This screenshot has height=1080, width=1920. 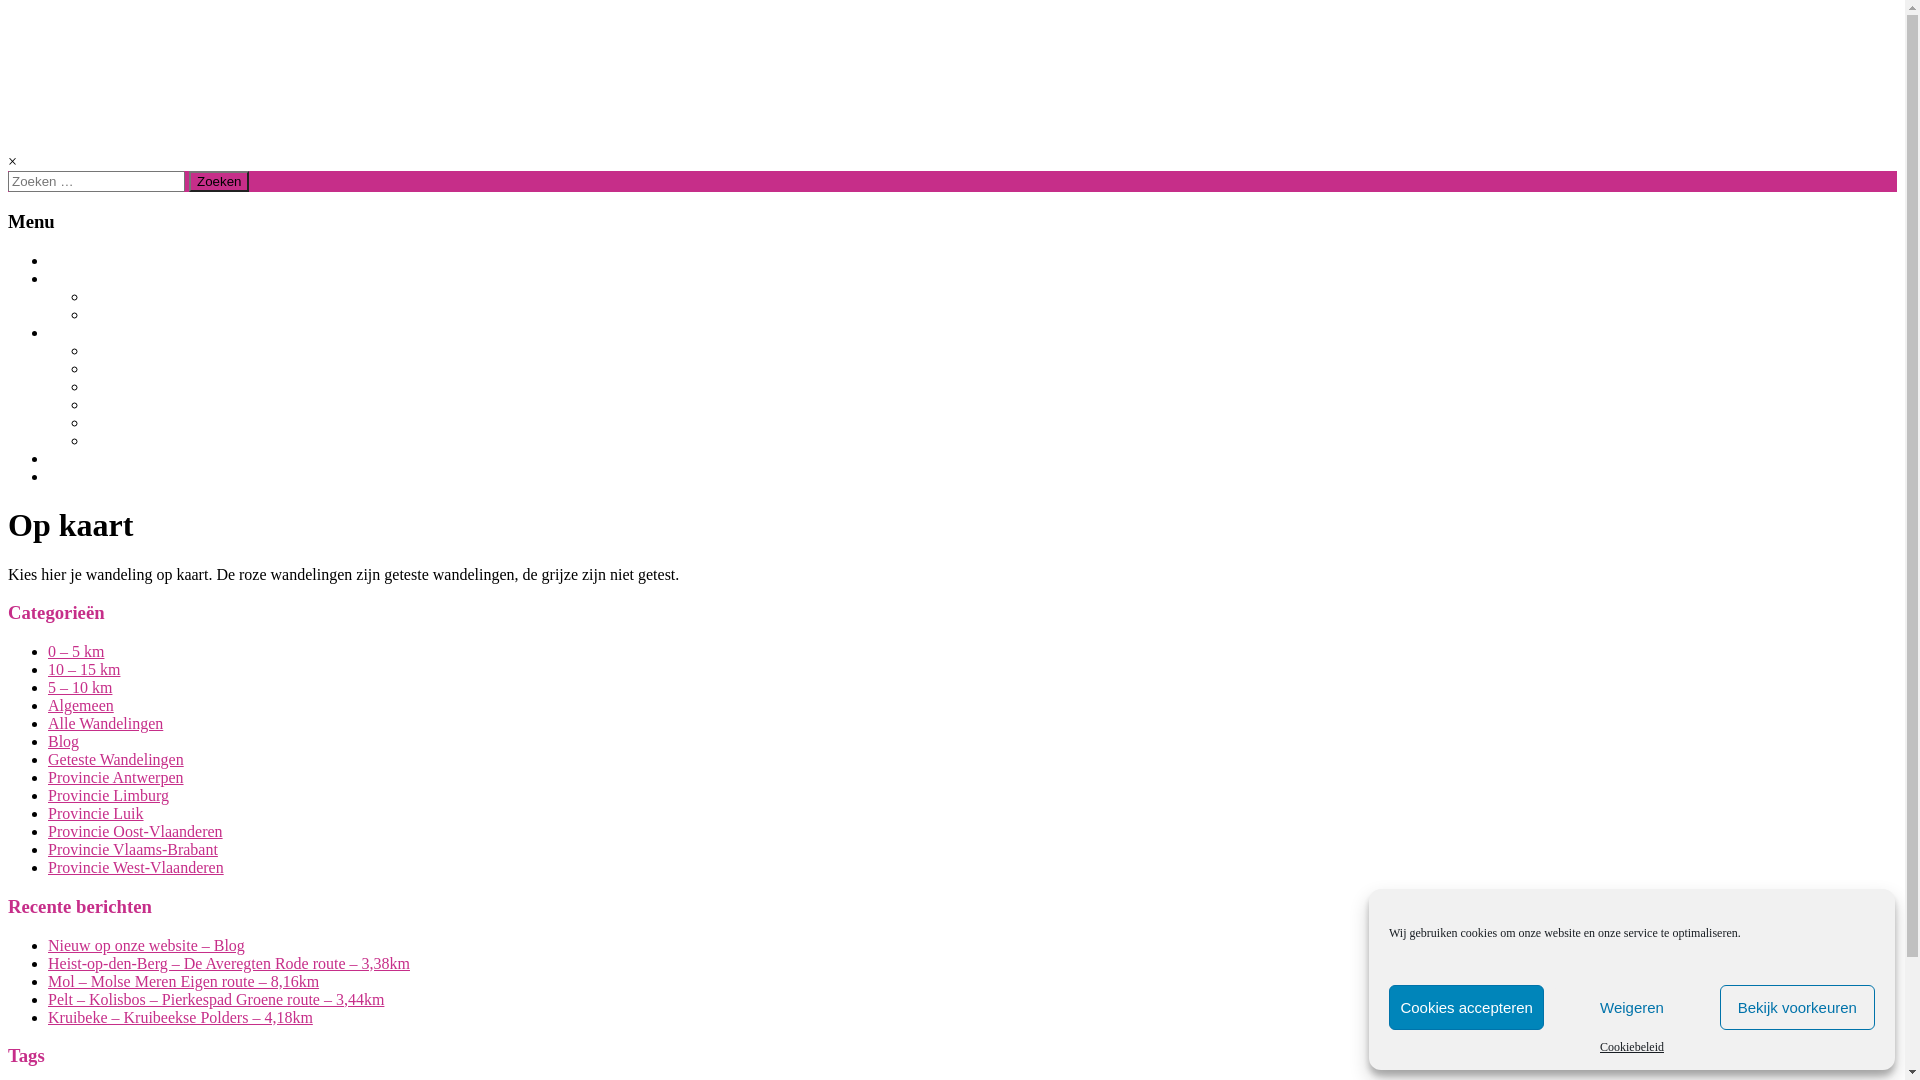 What do you see at coordinates (197, 405) in the screenshot?
I see `'PROVINCIE OOST-VLAANDEREN'` at bounding box center [197, 405].